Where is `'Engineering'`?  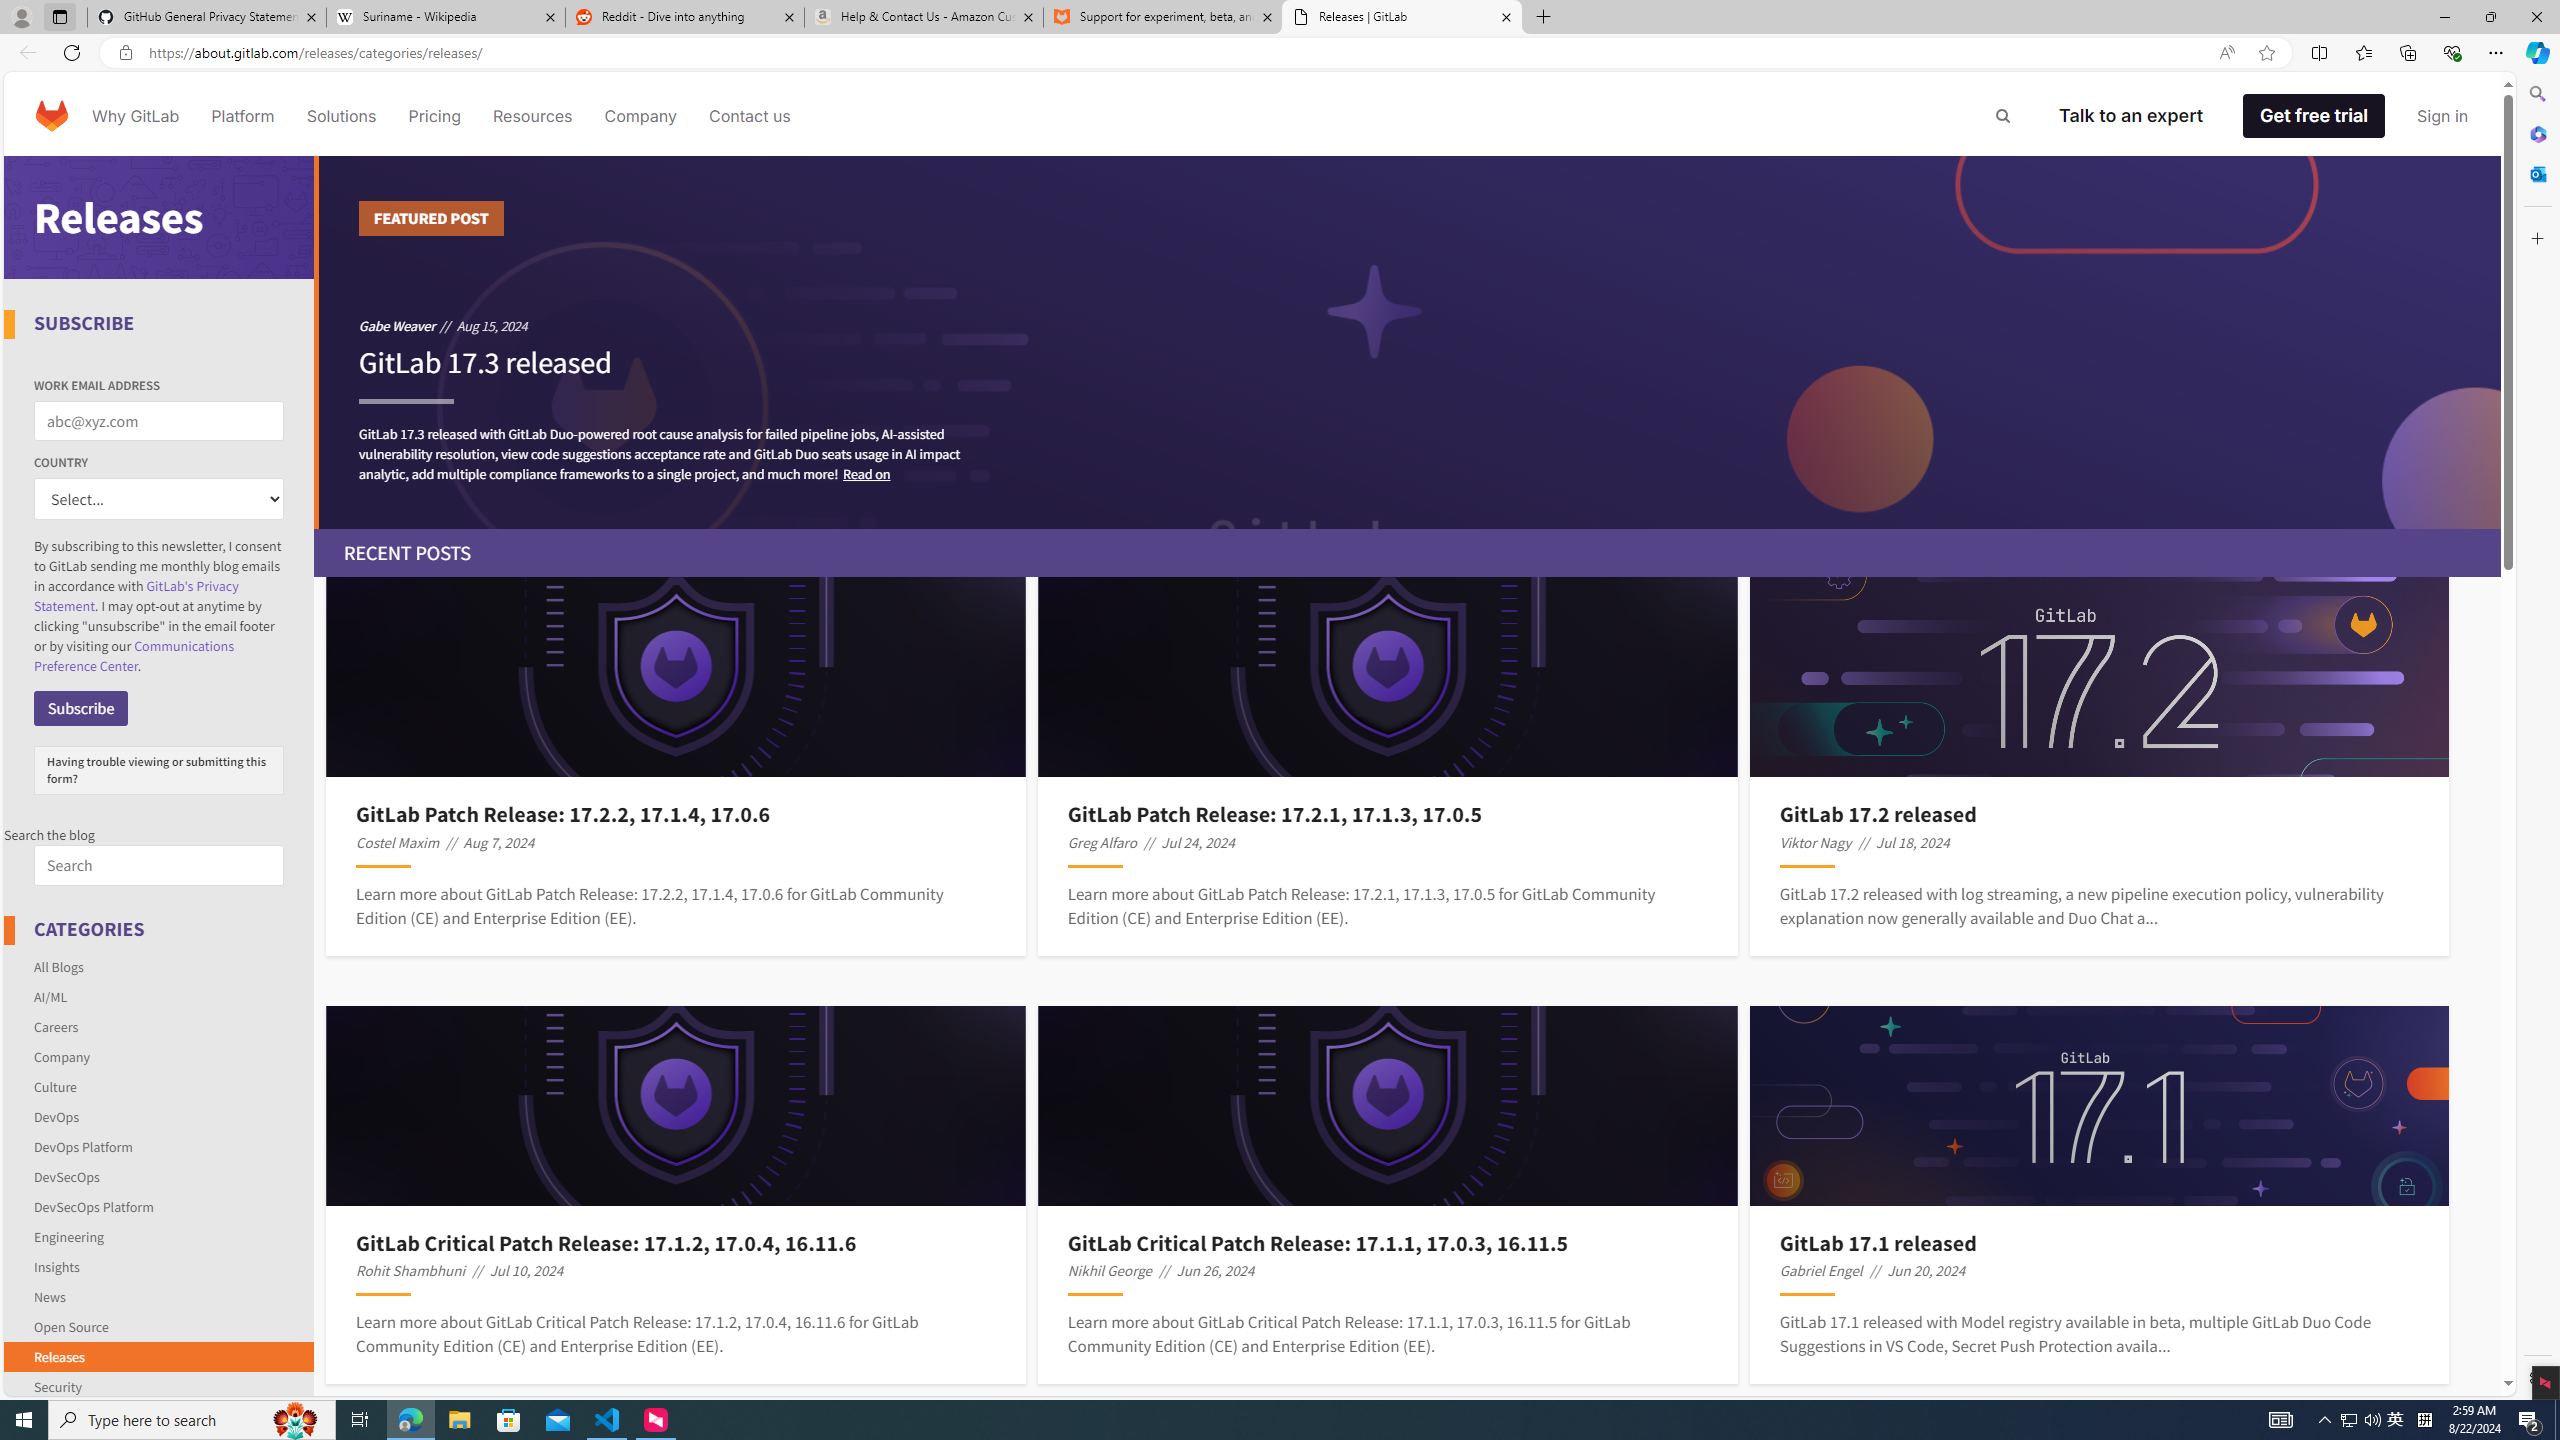 'Engineering' is located at coordinates (69, 1236).